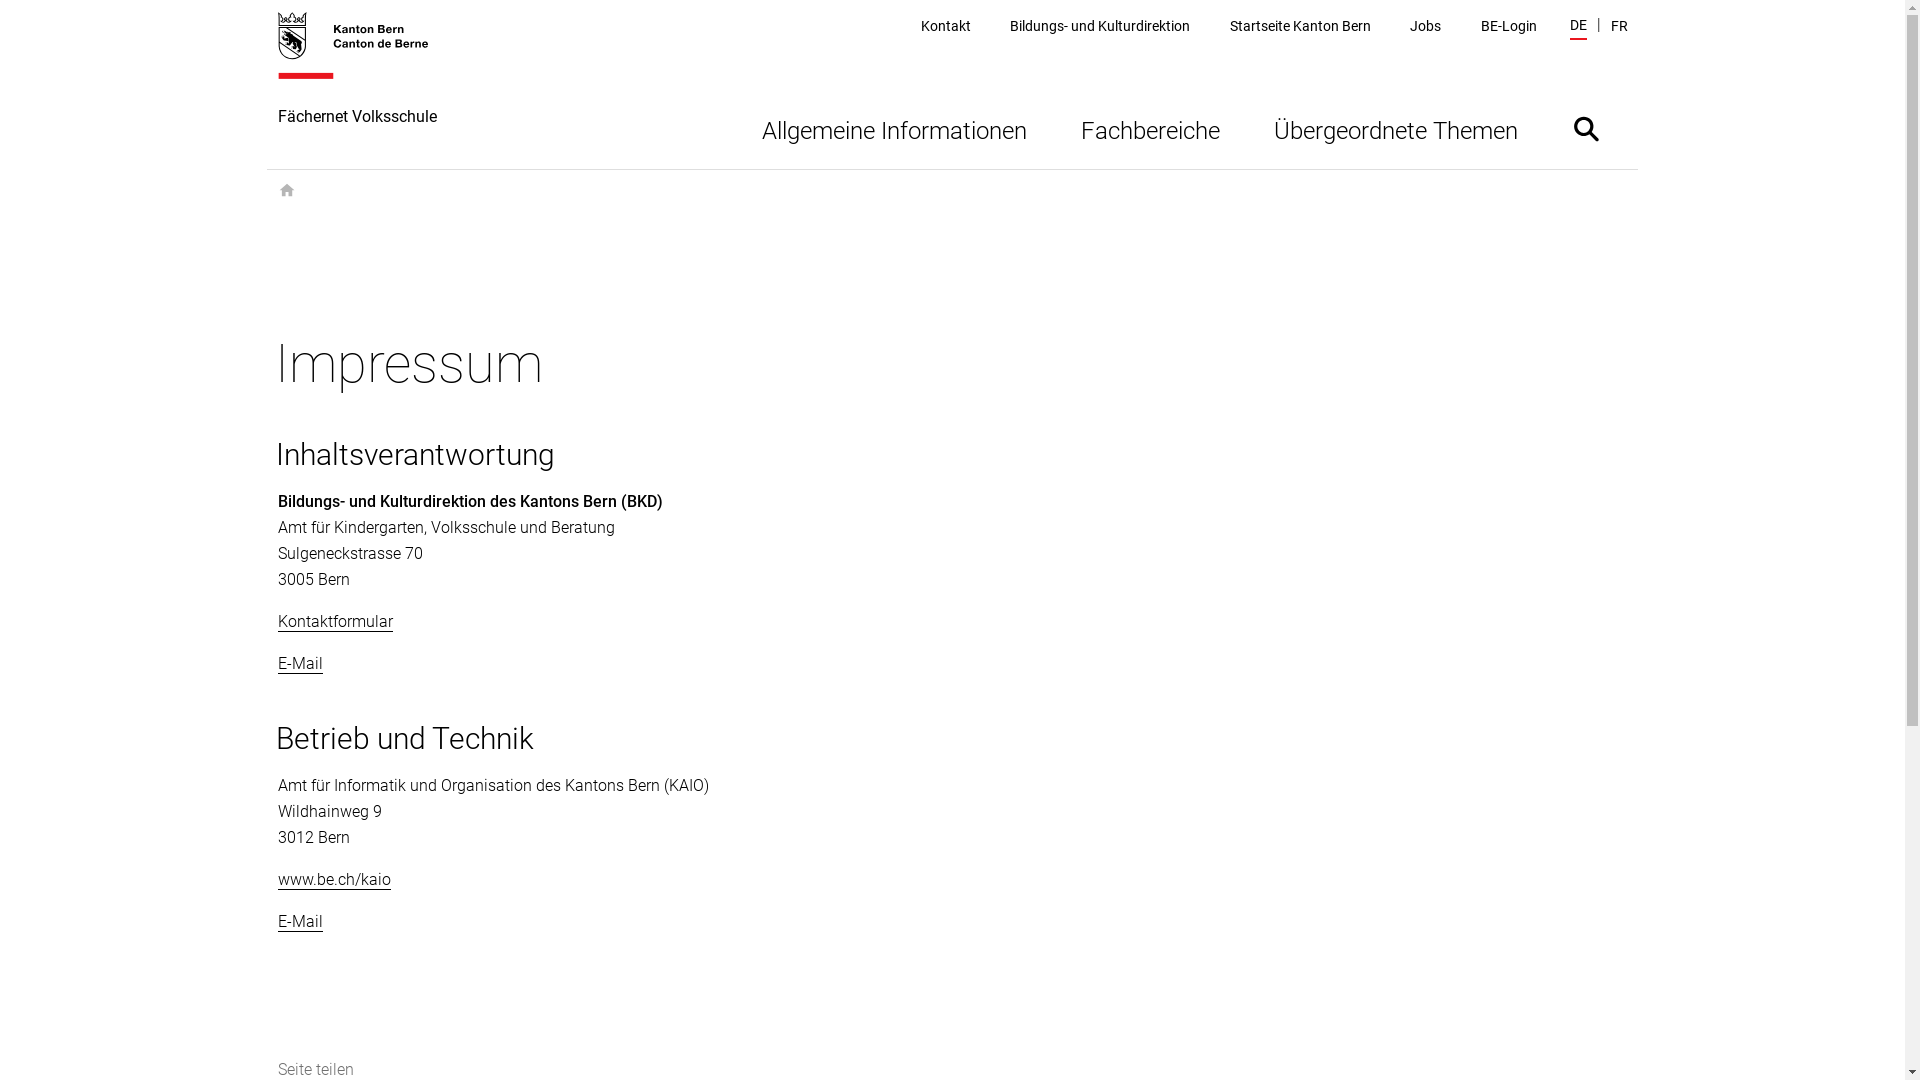 This screenshot has height=1080, width=1920. Describe the element at coordinates (299, 921) in the screenshot. I see `'E-Mail'` at that location.